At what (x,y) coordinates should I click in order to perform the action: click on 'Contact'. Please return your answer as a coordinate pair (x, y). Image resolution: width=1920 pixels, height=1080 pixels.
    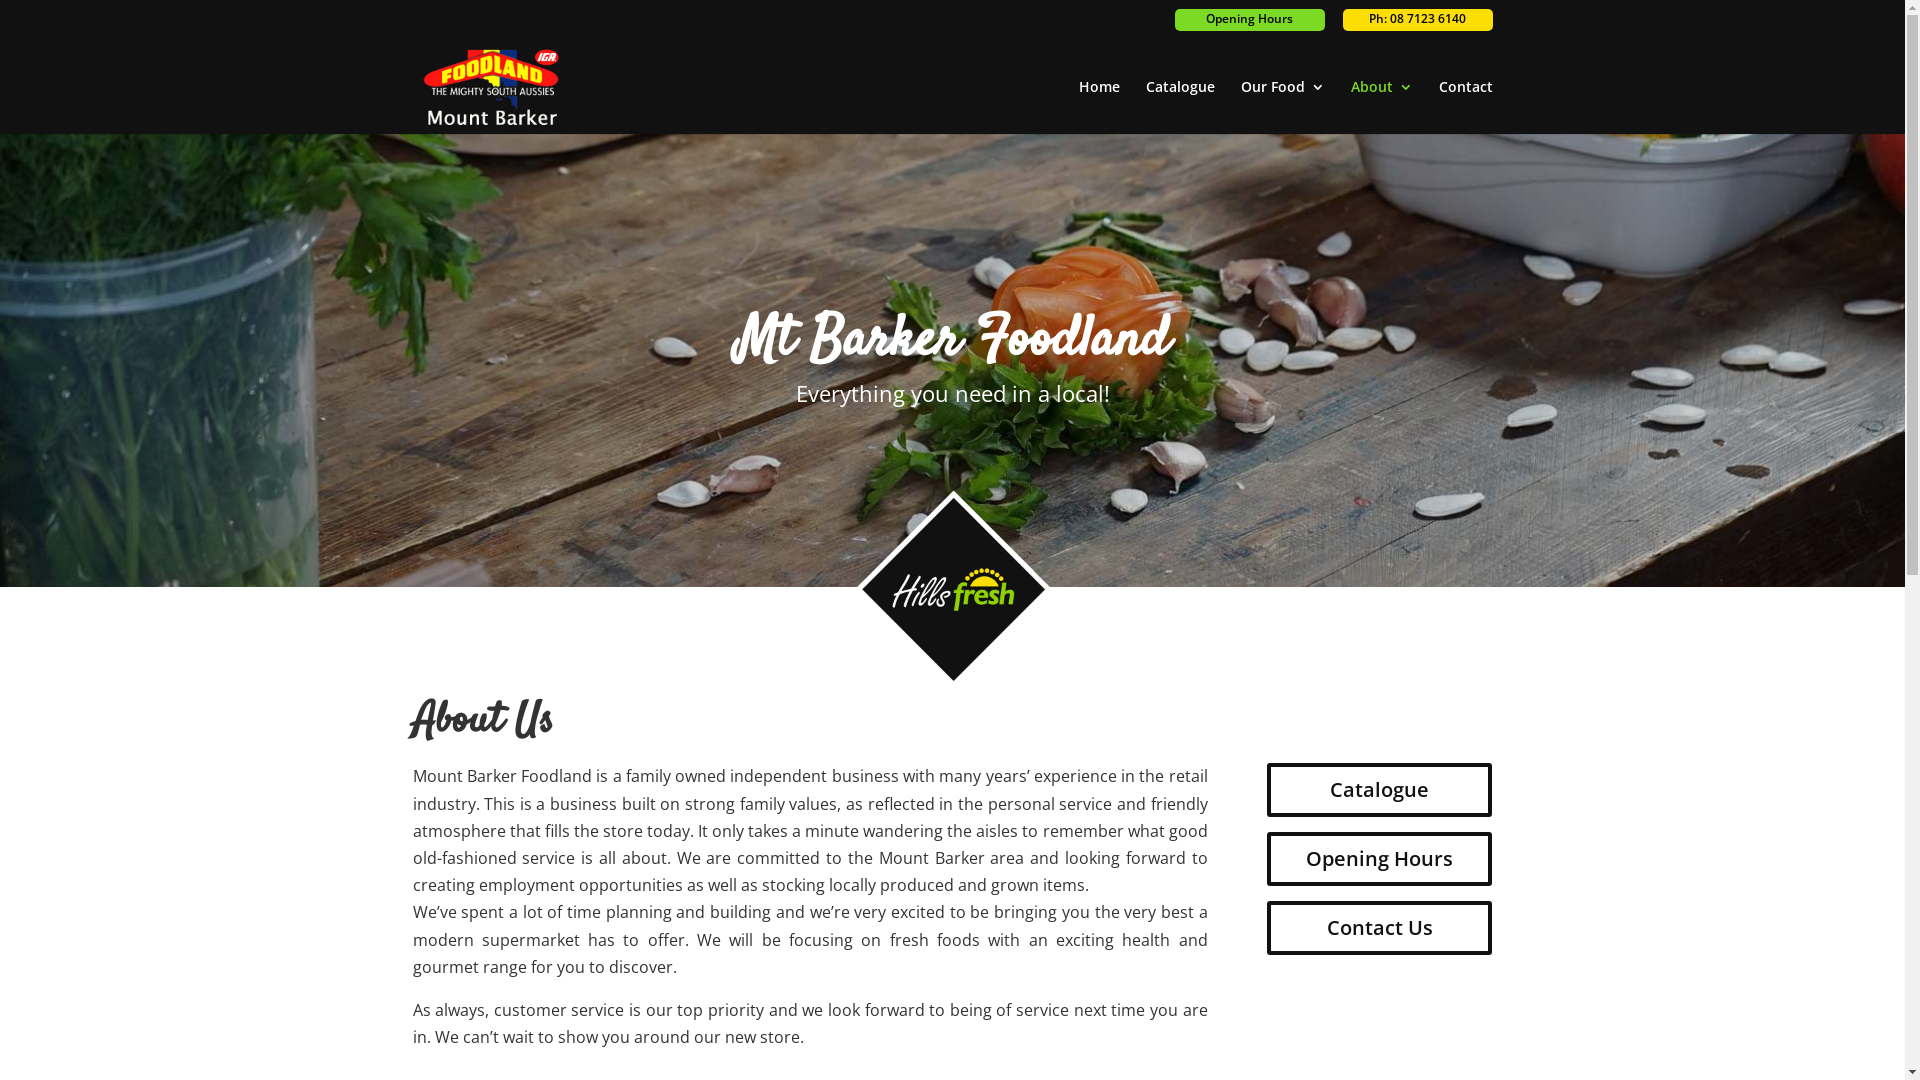
    Looking at the image, I should click on (1464, 107).